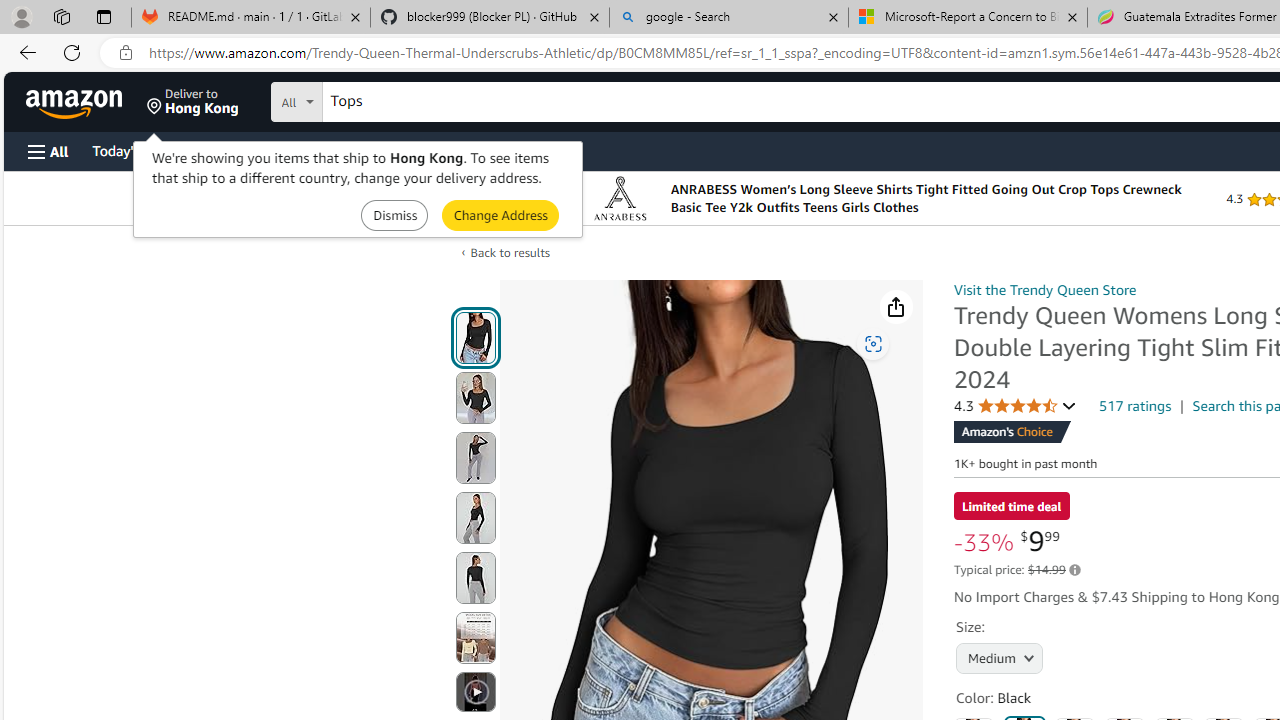 This screenshot has width=1280, height=720. What do you see at coordinates (1044, 289) in the screenshot?
I see `'Visit the Trendy Queen Store'` at bounding box center [1044, 289].